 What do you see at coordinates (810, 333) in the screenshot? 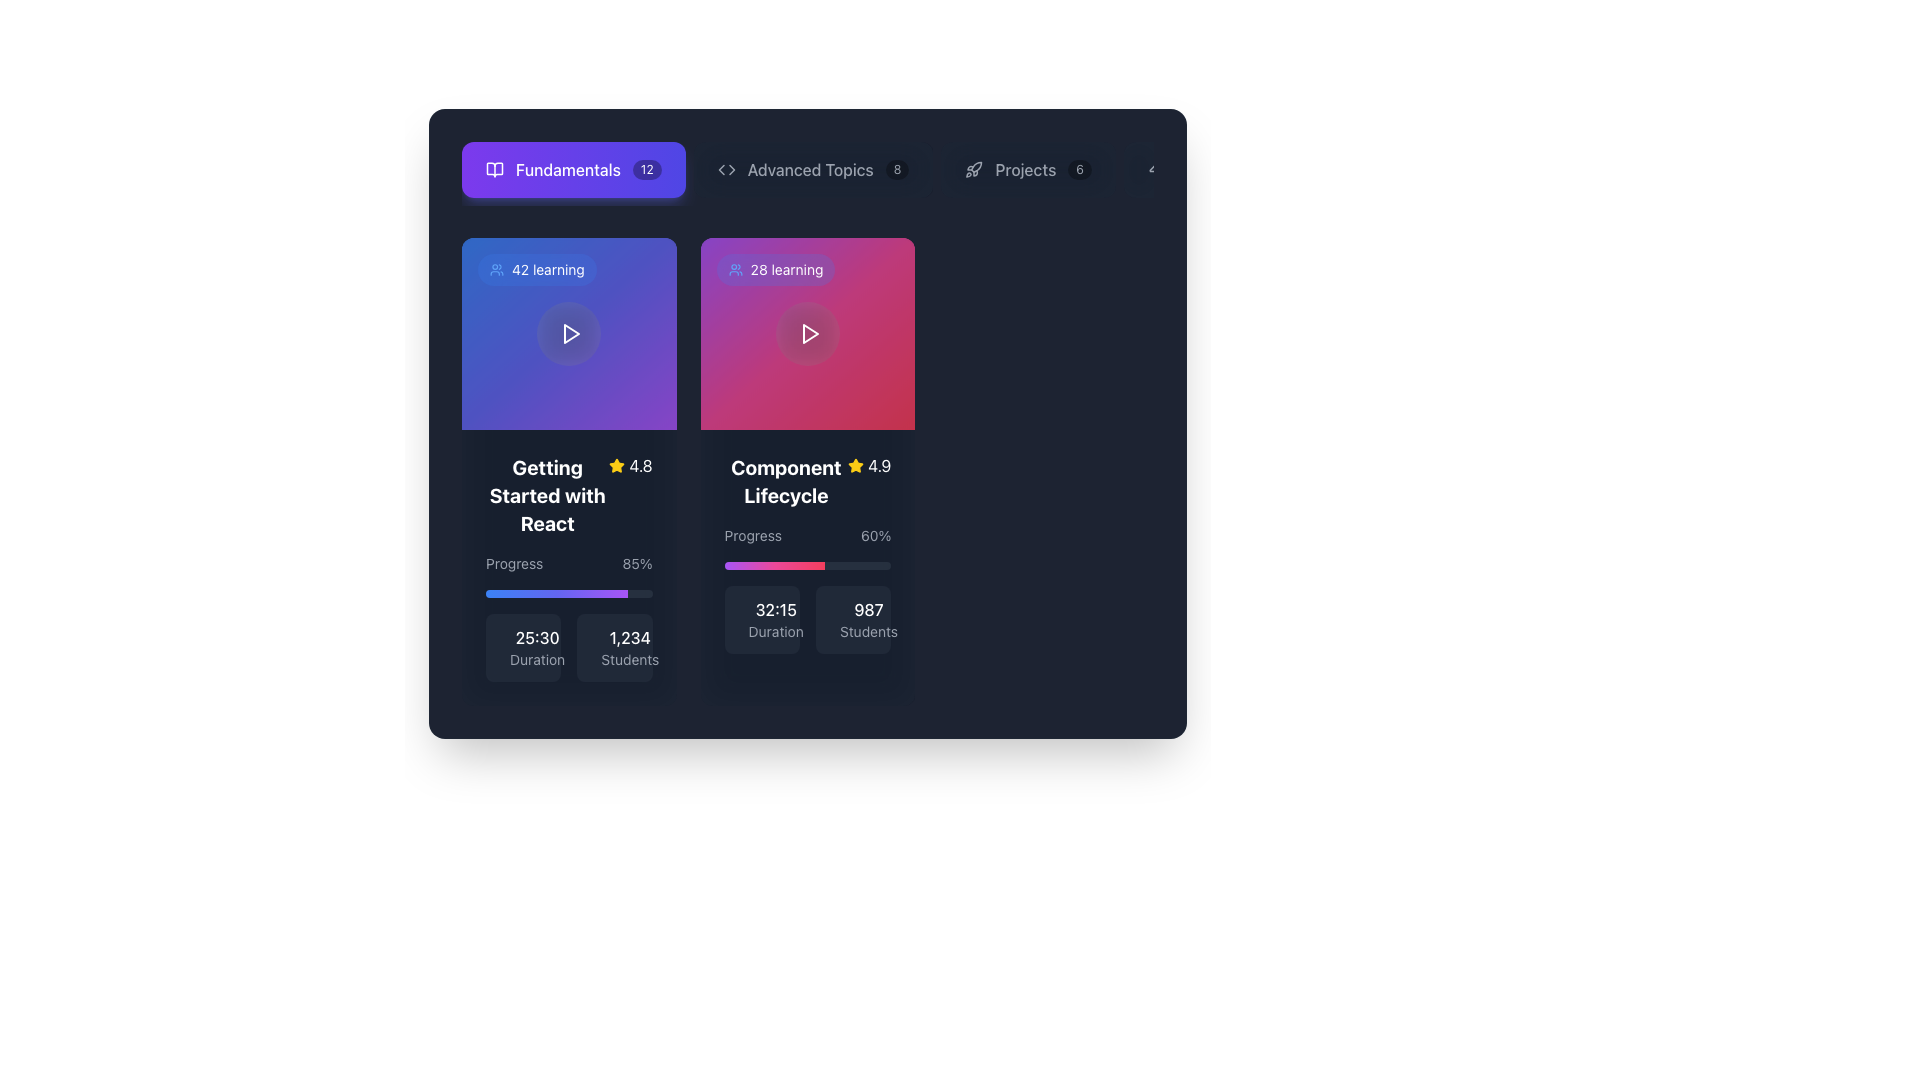
I see `the play icon located at the center of the second rectangular card in the main application area` at bounding box center [810, 333].